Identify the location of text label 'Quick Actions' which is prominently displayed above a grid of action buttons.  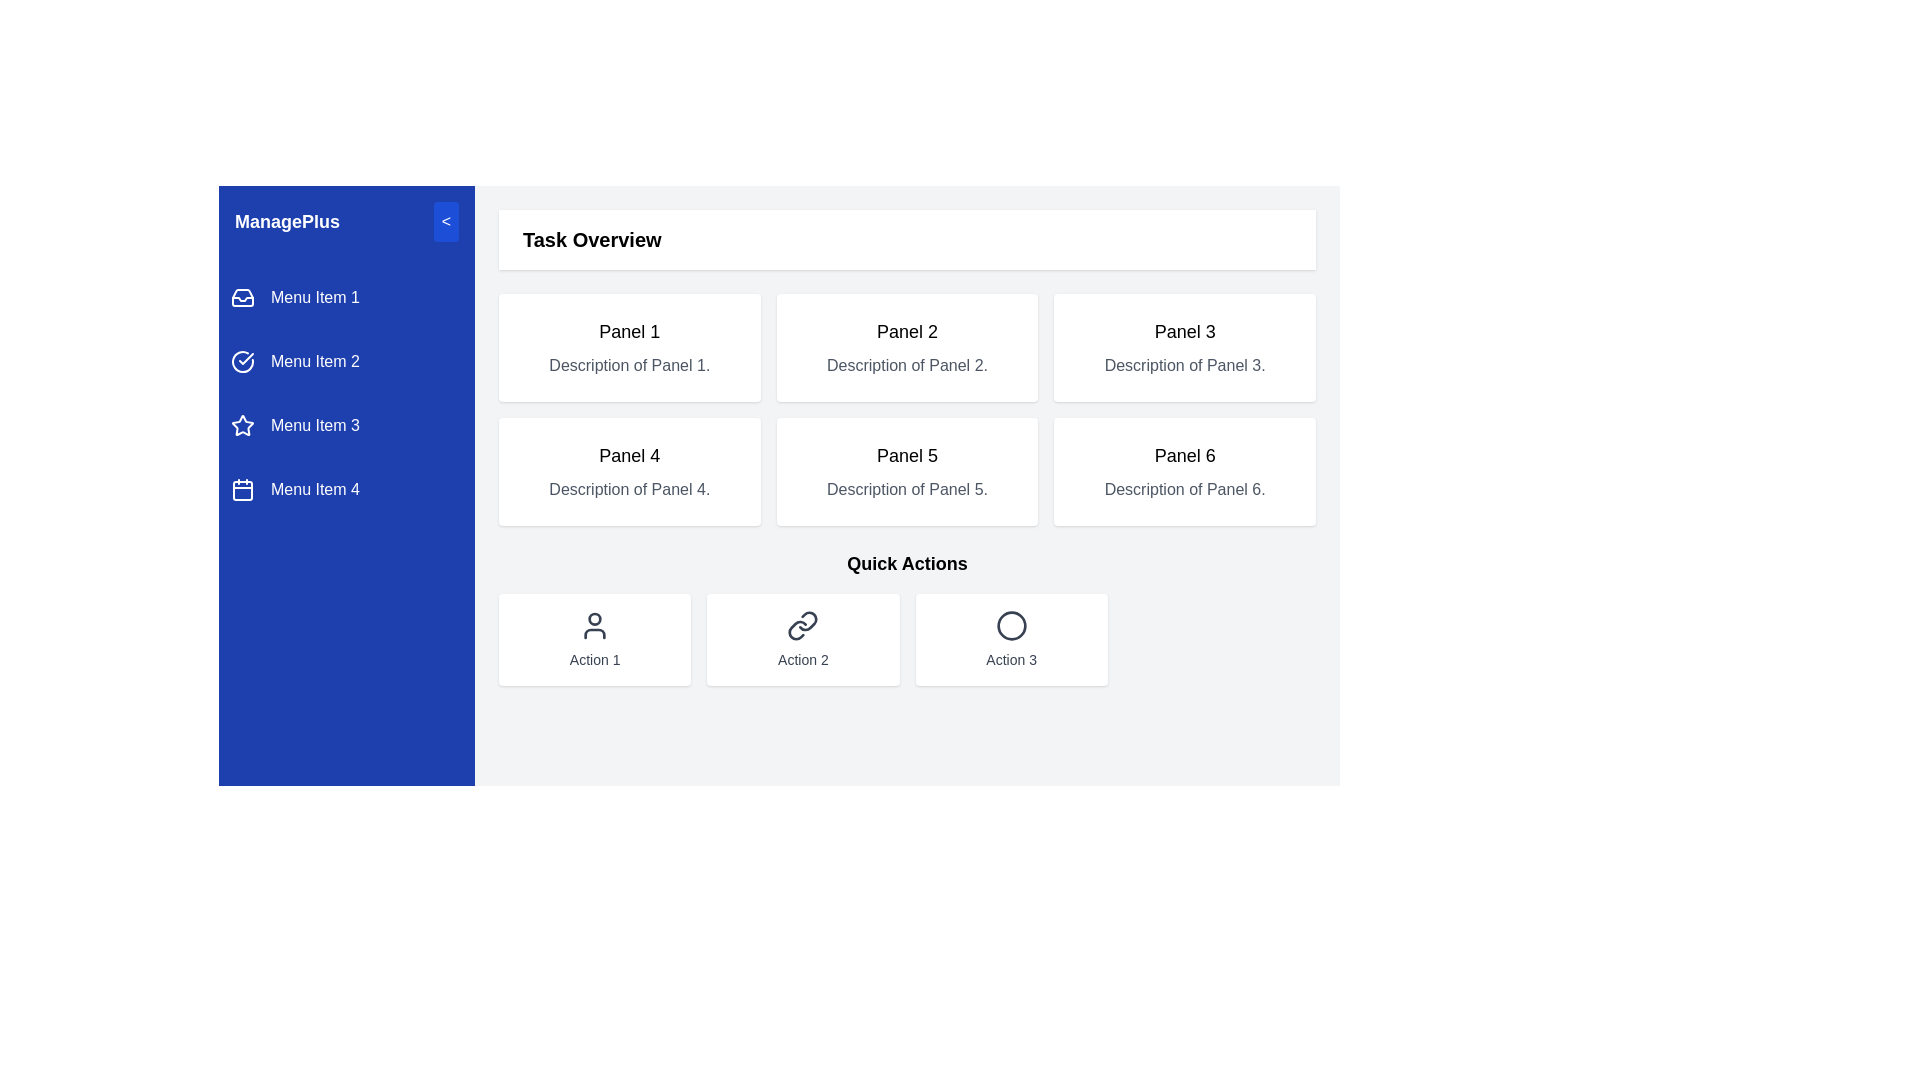
(906, 563).